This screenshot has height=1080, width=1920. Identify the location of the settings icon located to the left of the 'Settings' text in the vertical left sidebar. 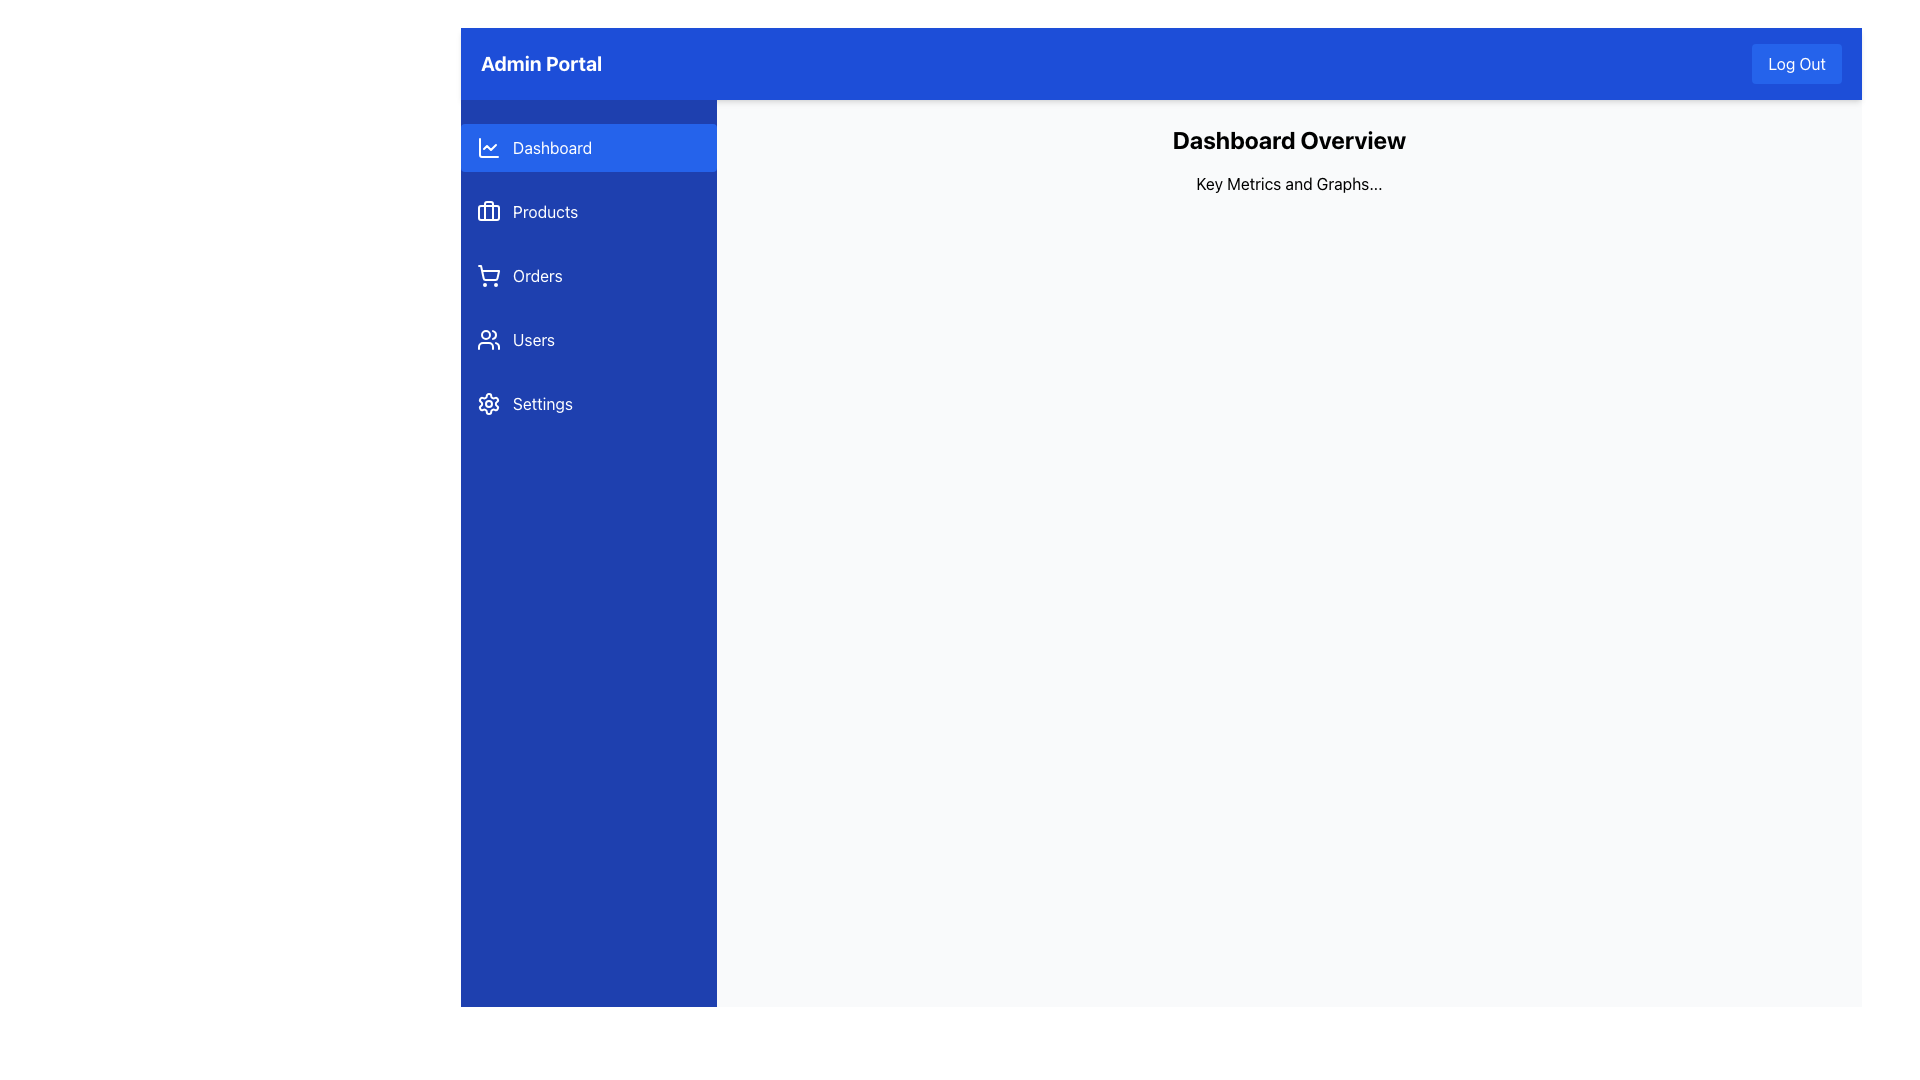
(489, 404).